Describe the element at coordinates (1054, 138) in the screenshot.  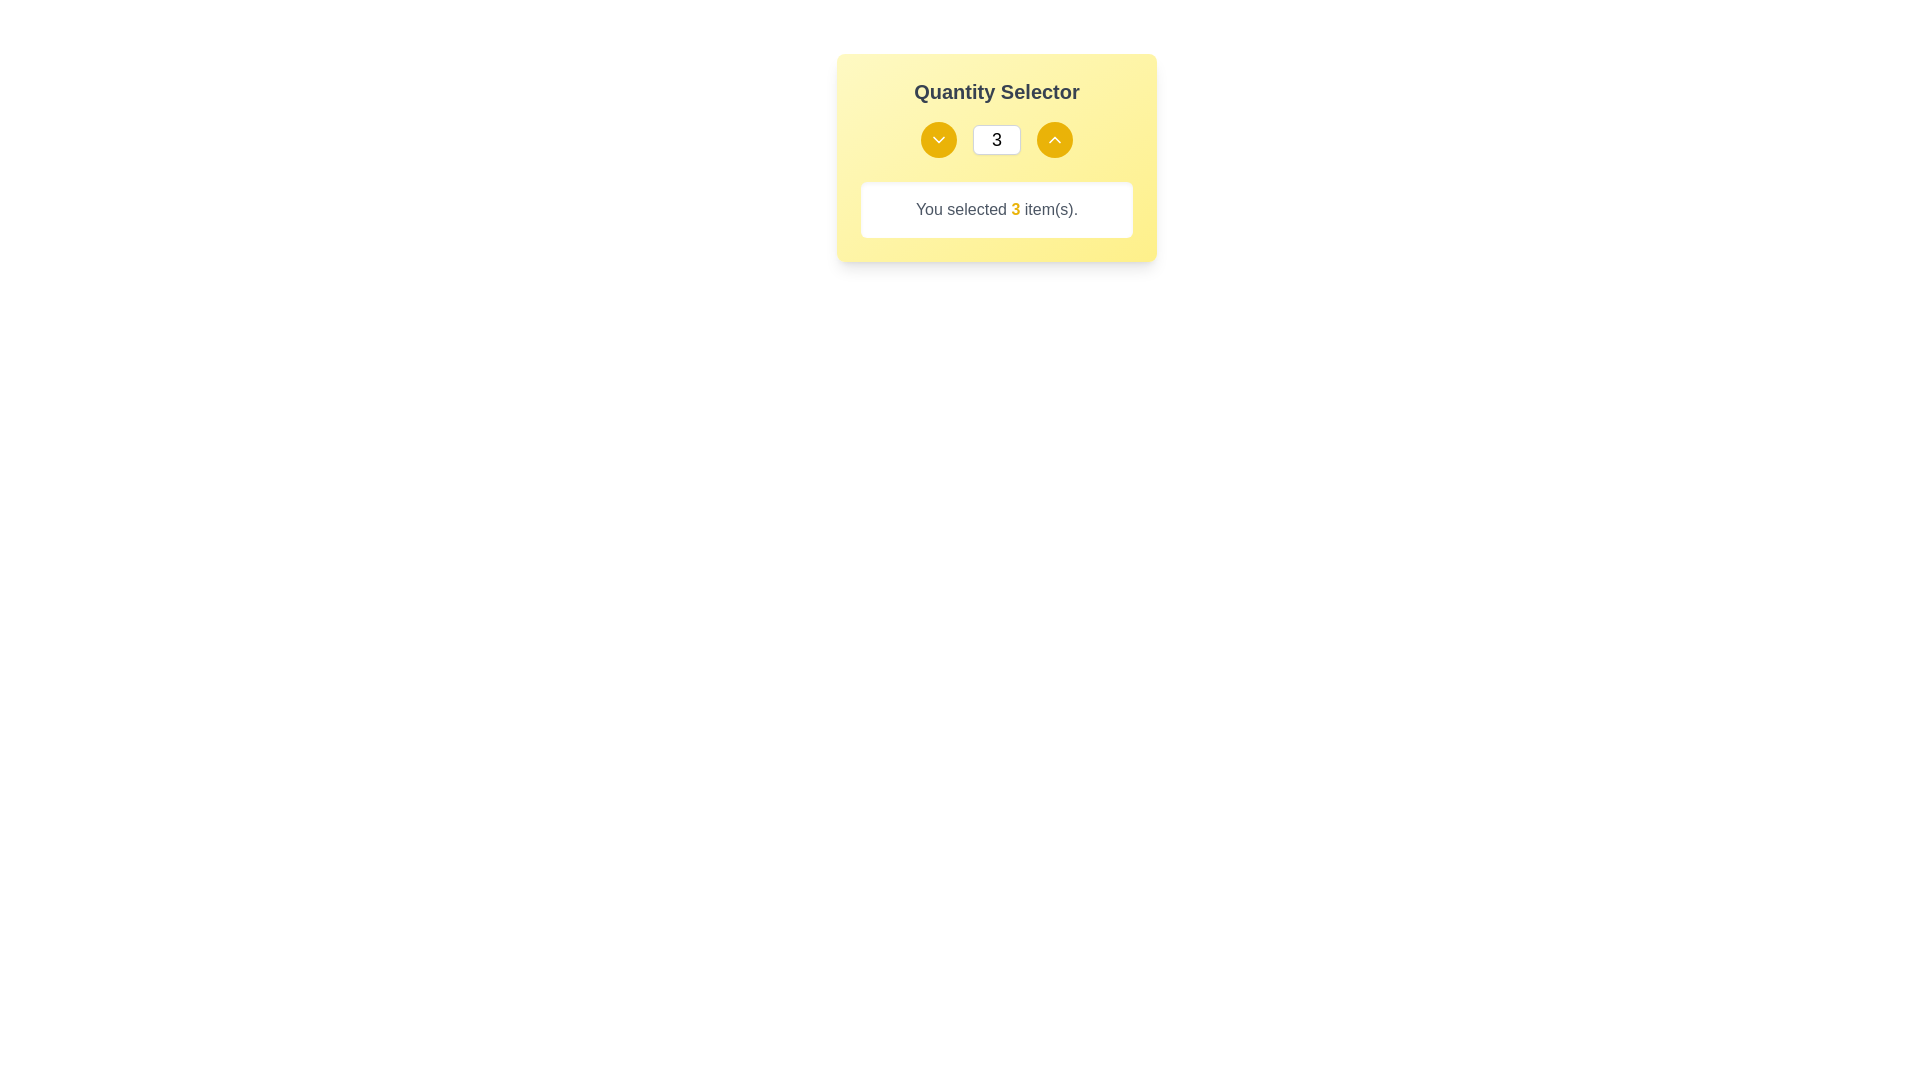
I see `the increment button located to the right of the numeric input box marked '3', which is directly below the label 'Quantity Selector'` at that location.